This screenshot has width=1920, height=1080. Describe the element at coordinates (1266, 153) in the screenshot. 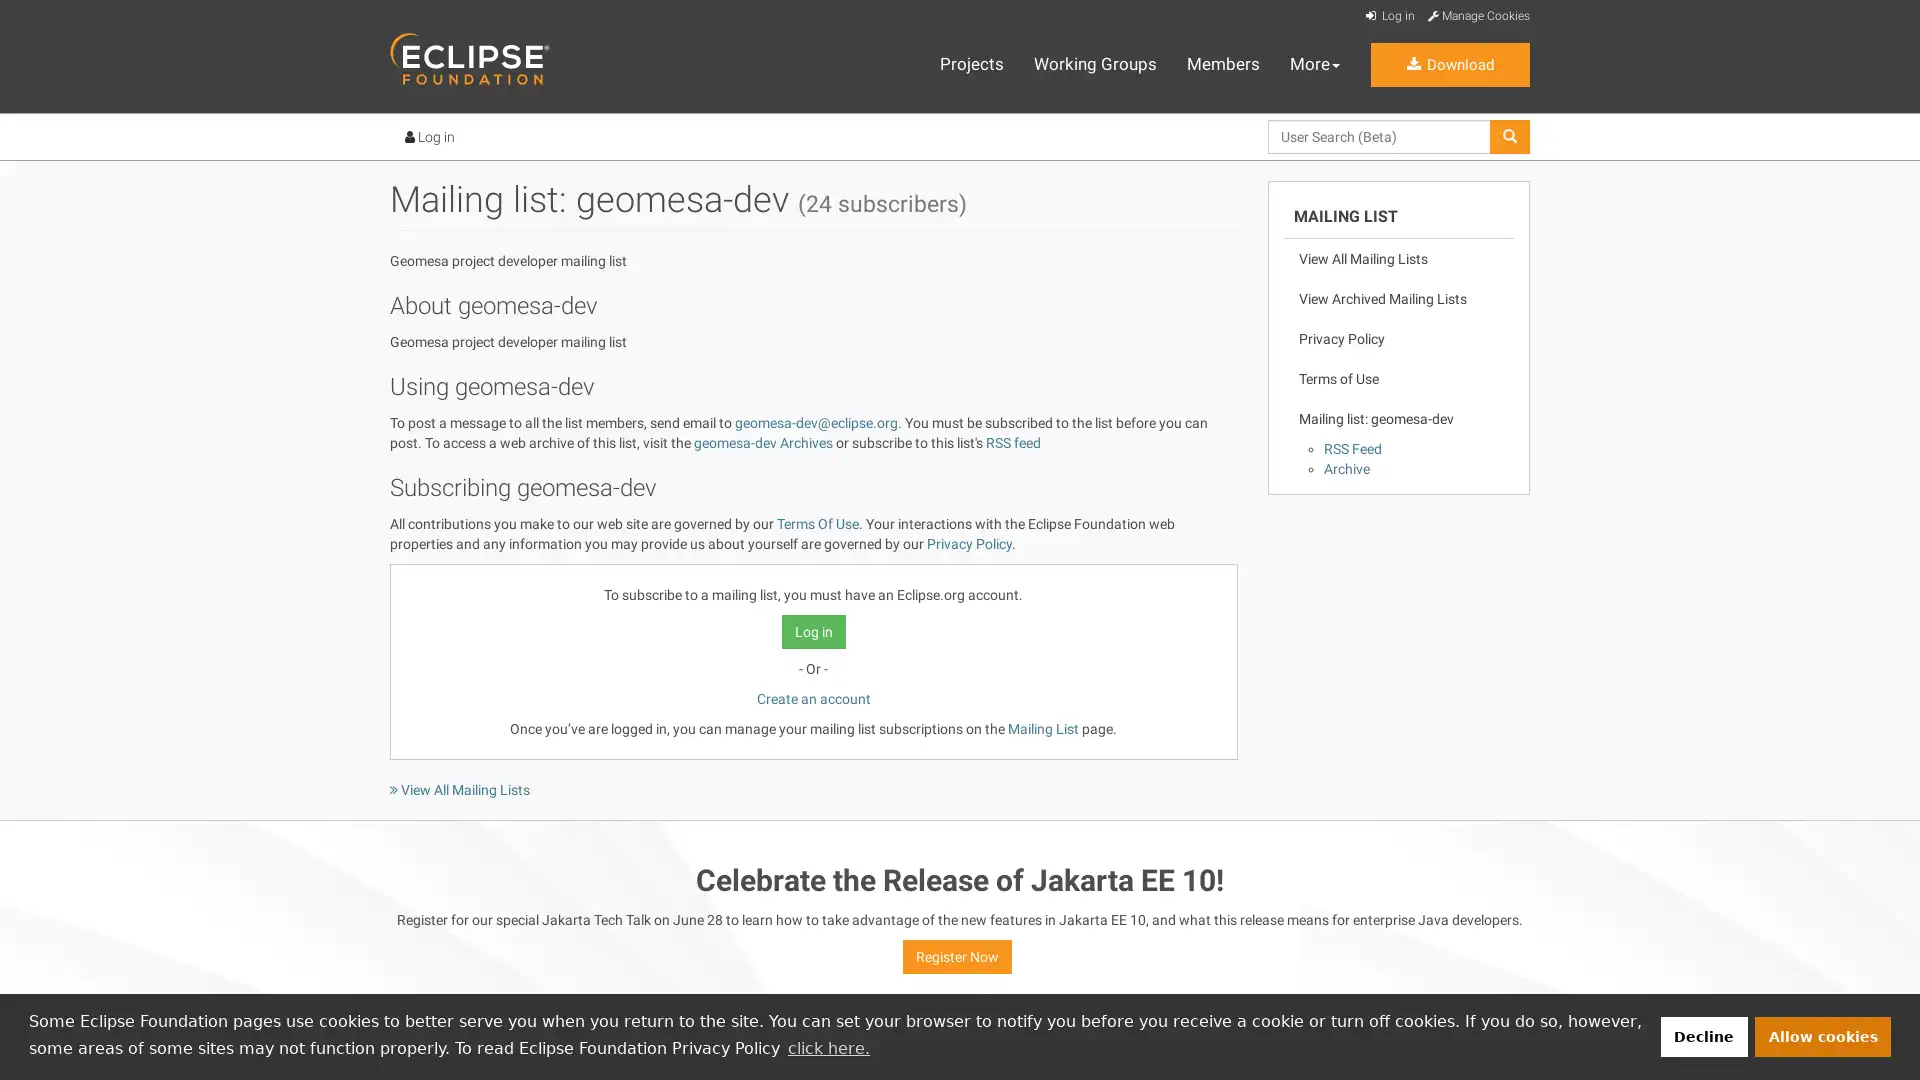

I see `Search` at that location.